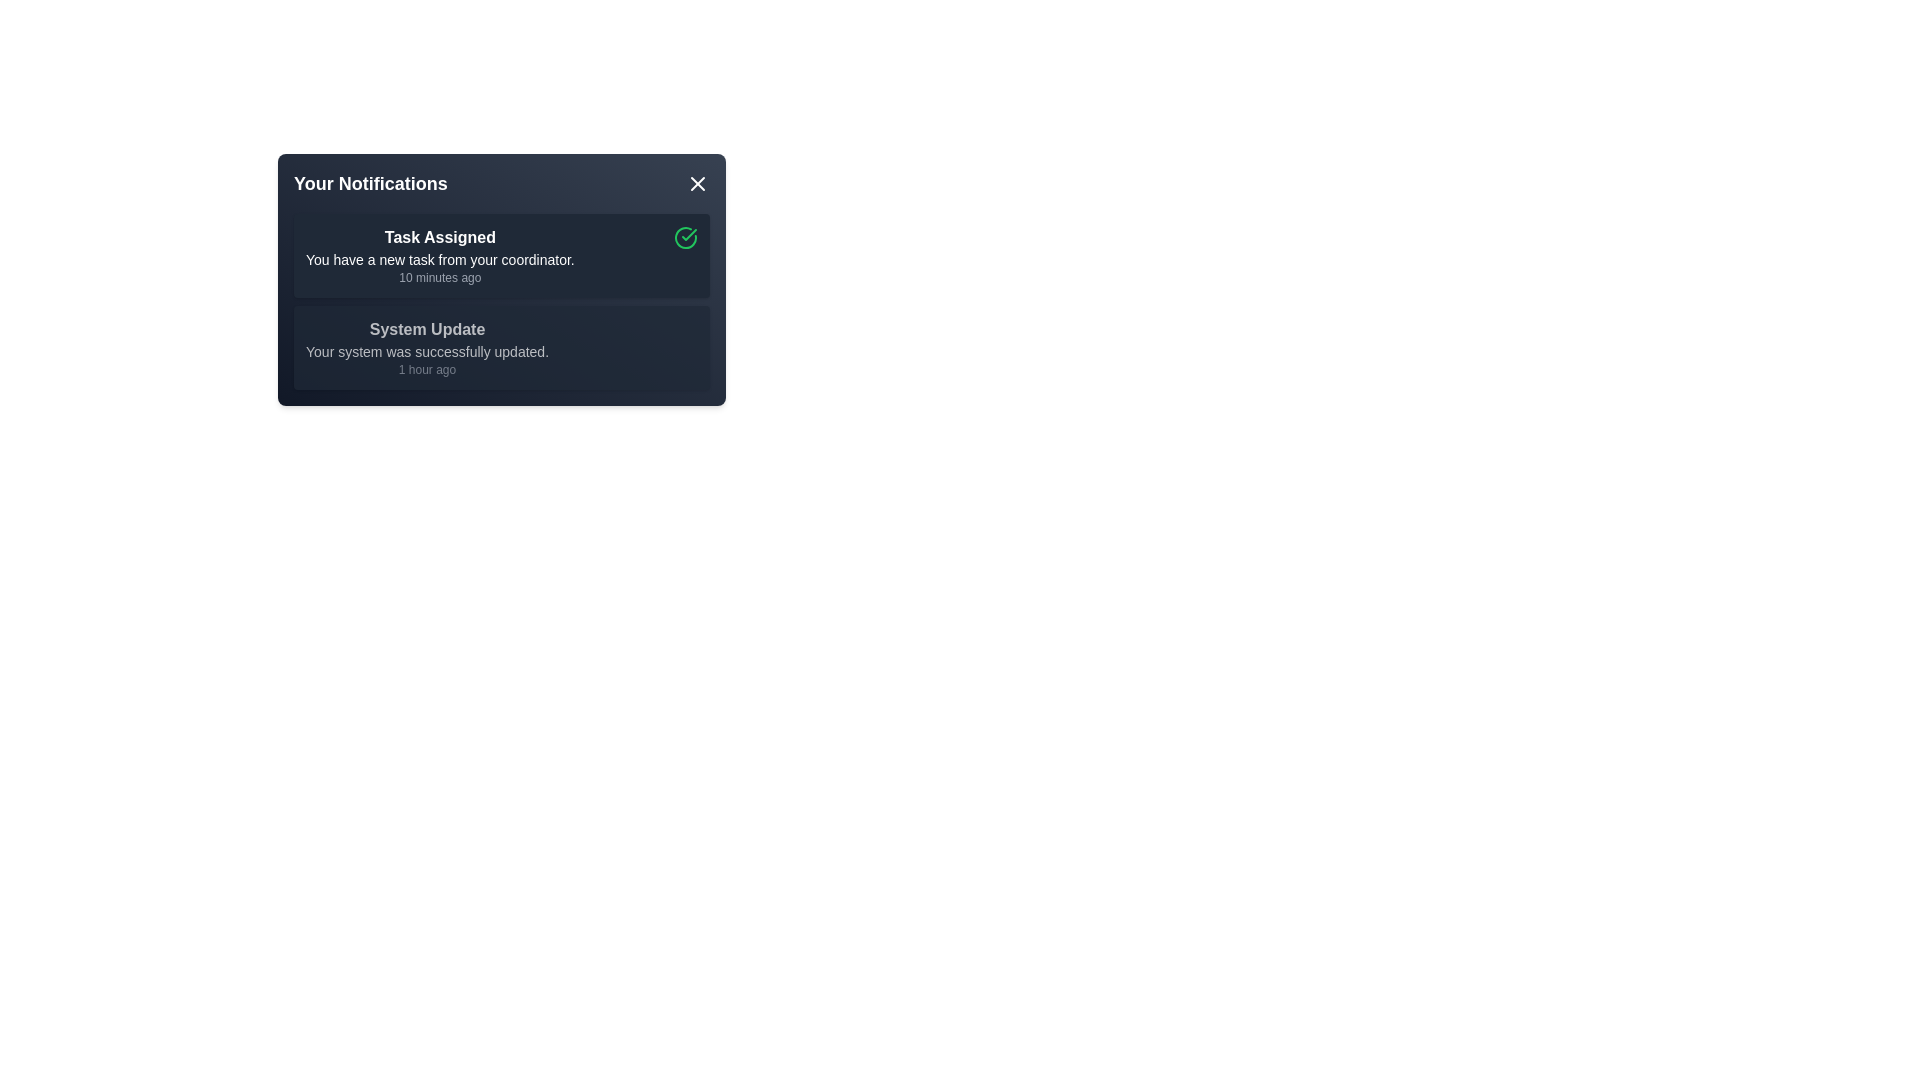  I want to click on the first notification item located in the 'Your Notifications' panel, which includes the title, context, and timestamp of the assigned task, so click(439, 254).